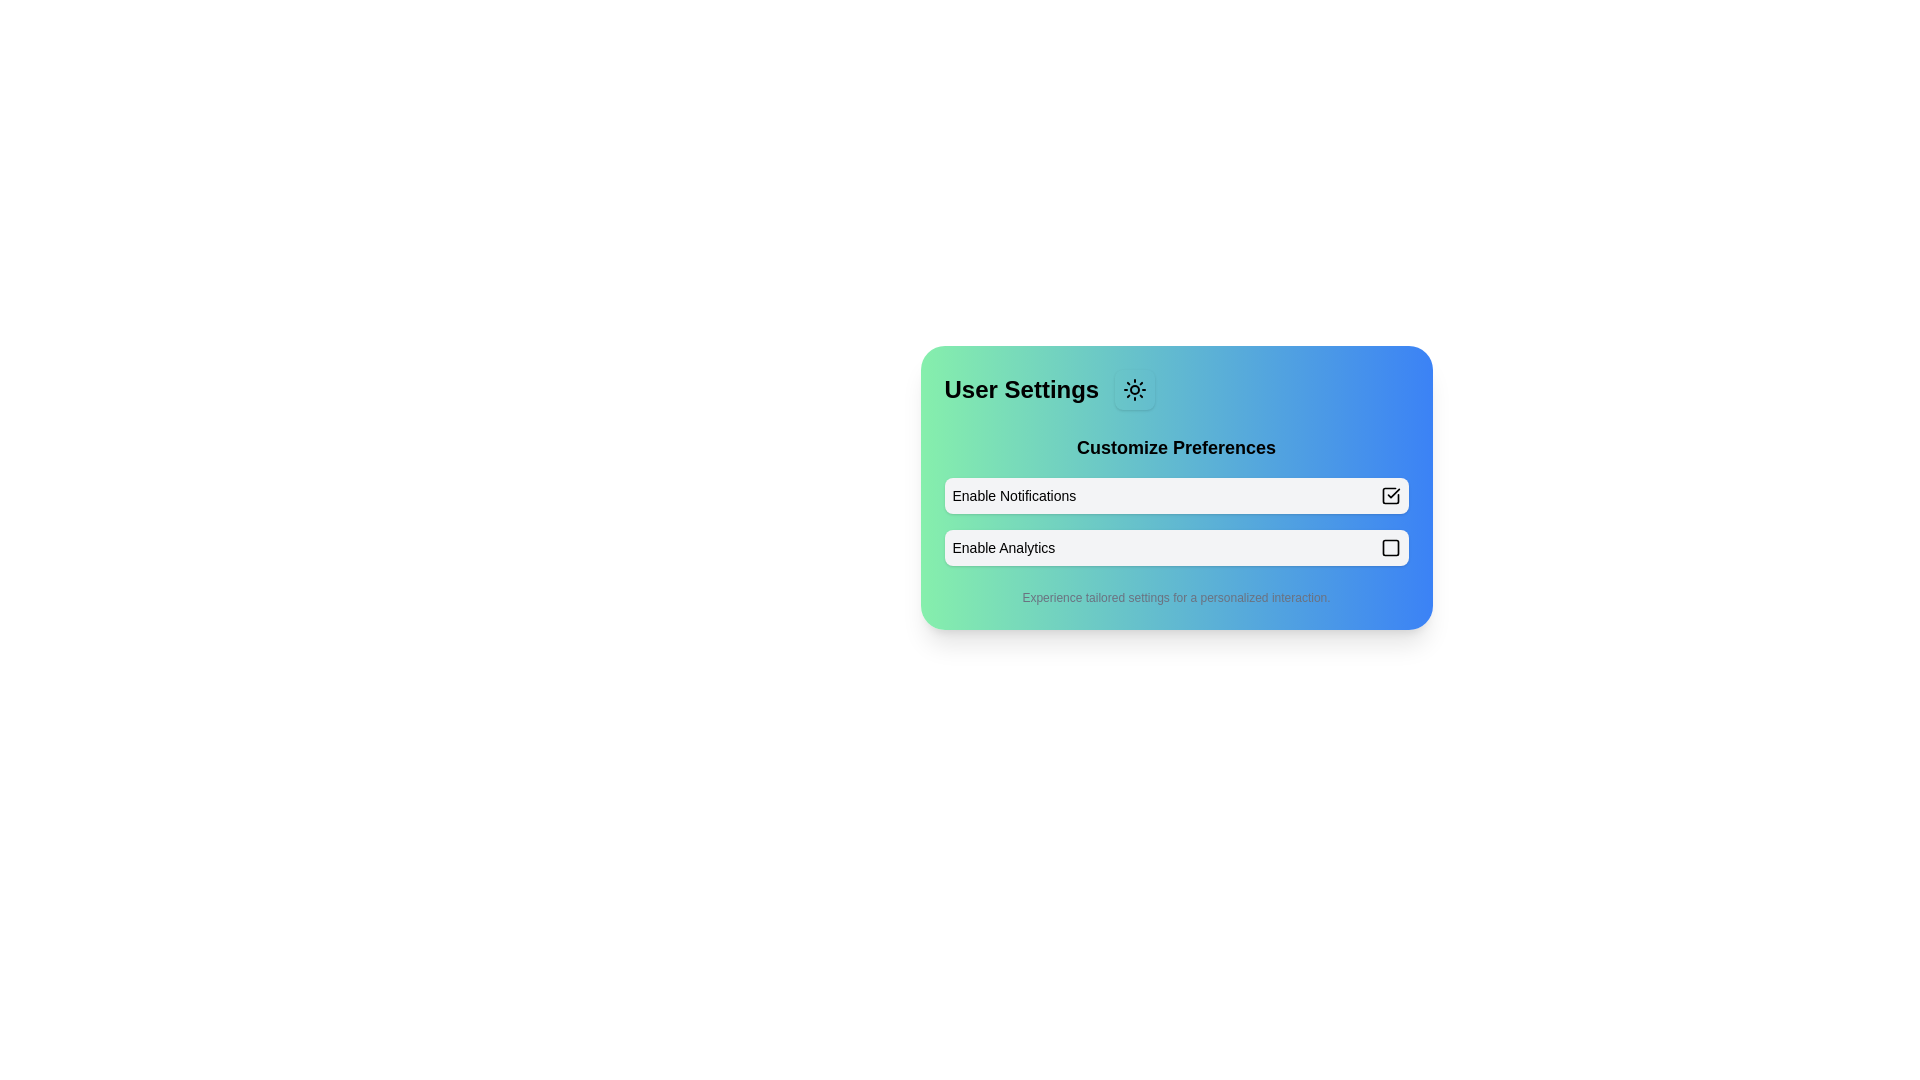 Image resolution: width=1920 pixels, height=1080 pixels. Describe the element at coordinates (1014, 495) in the screenshot. I see `the 'Enable Notifications' text label, which is bold and black, located to the left of the checkbox in the settings group` at that location.